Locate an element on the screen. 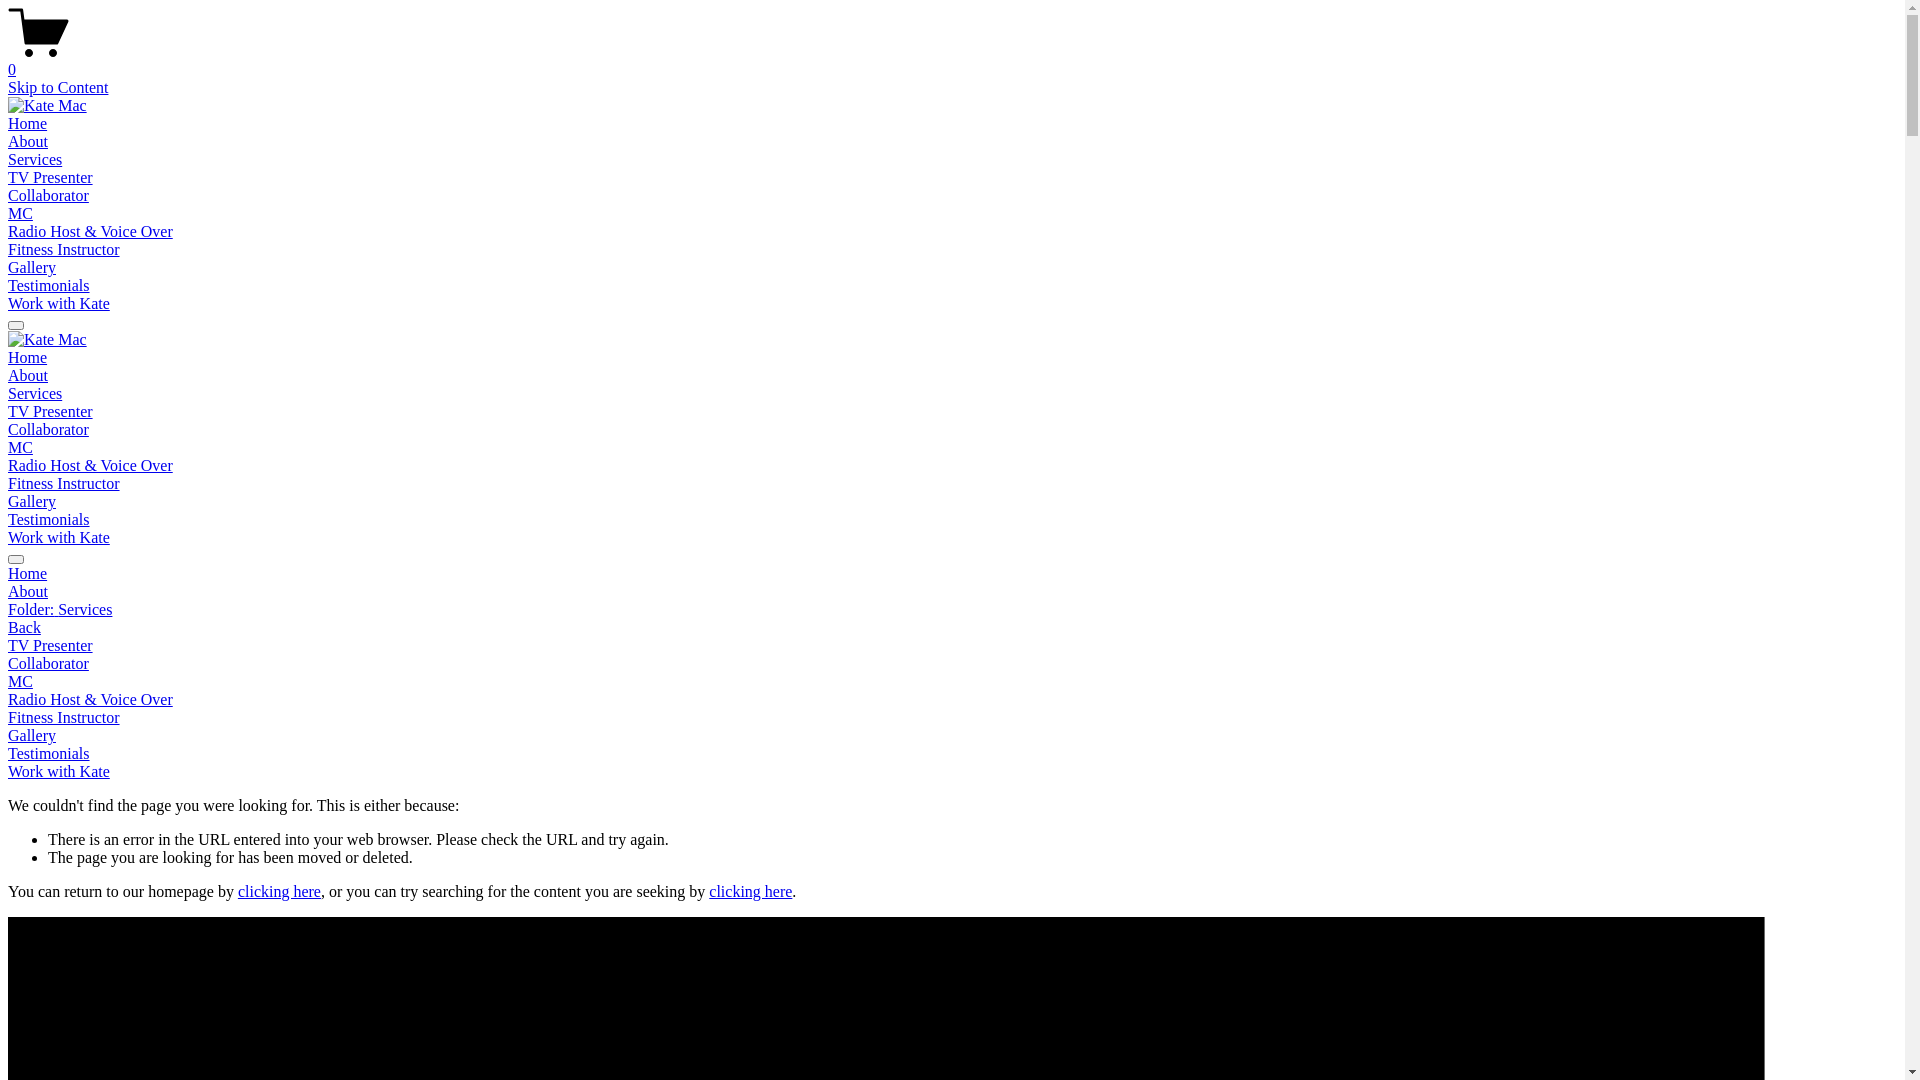 This screenshot has width=1920, height=1080. 'MC' is located at coordinates (8, 681).